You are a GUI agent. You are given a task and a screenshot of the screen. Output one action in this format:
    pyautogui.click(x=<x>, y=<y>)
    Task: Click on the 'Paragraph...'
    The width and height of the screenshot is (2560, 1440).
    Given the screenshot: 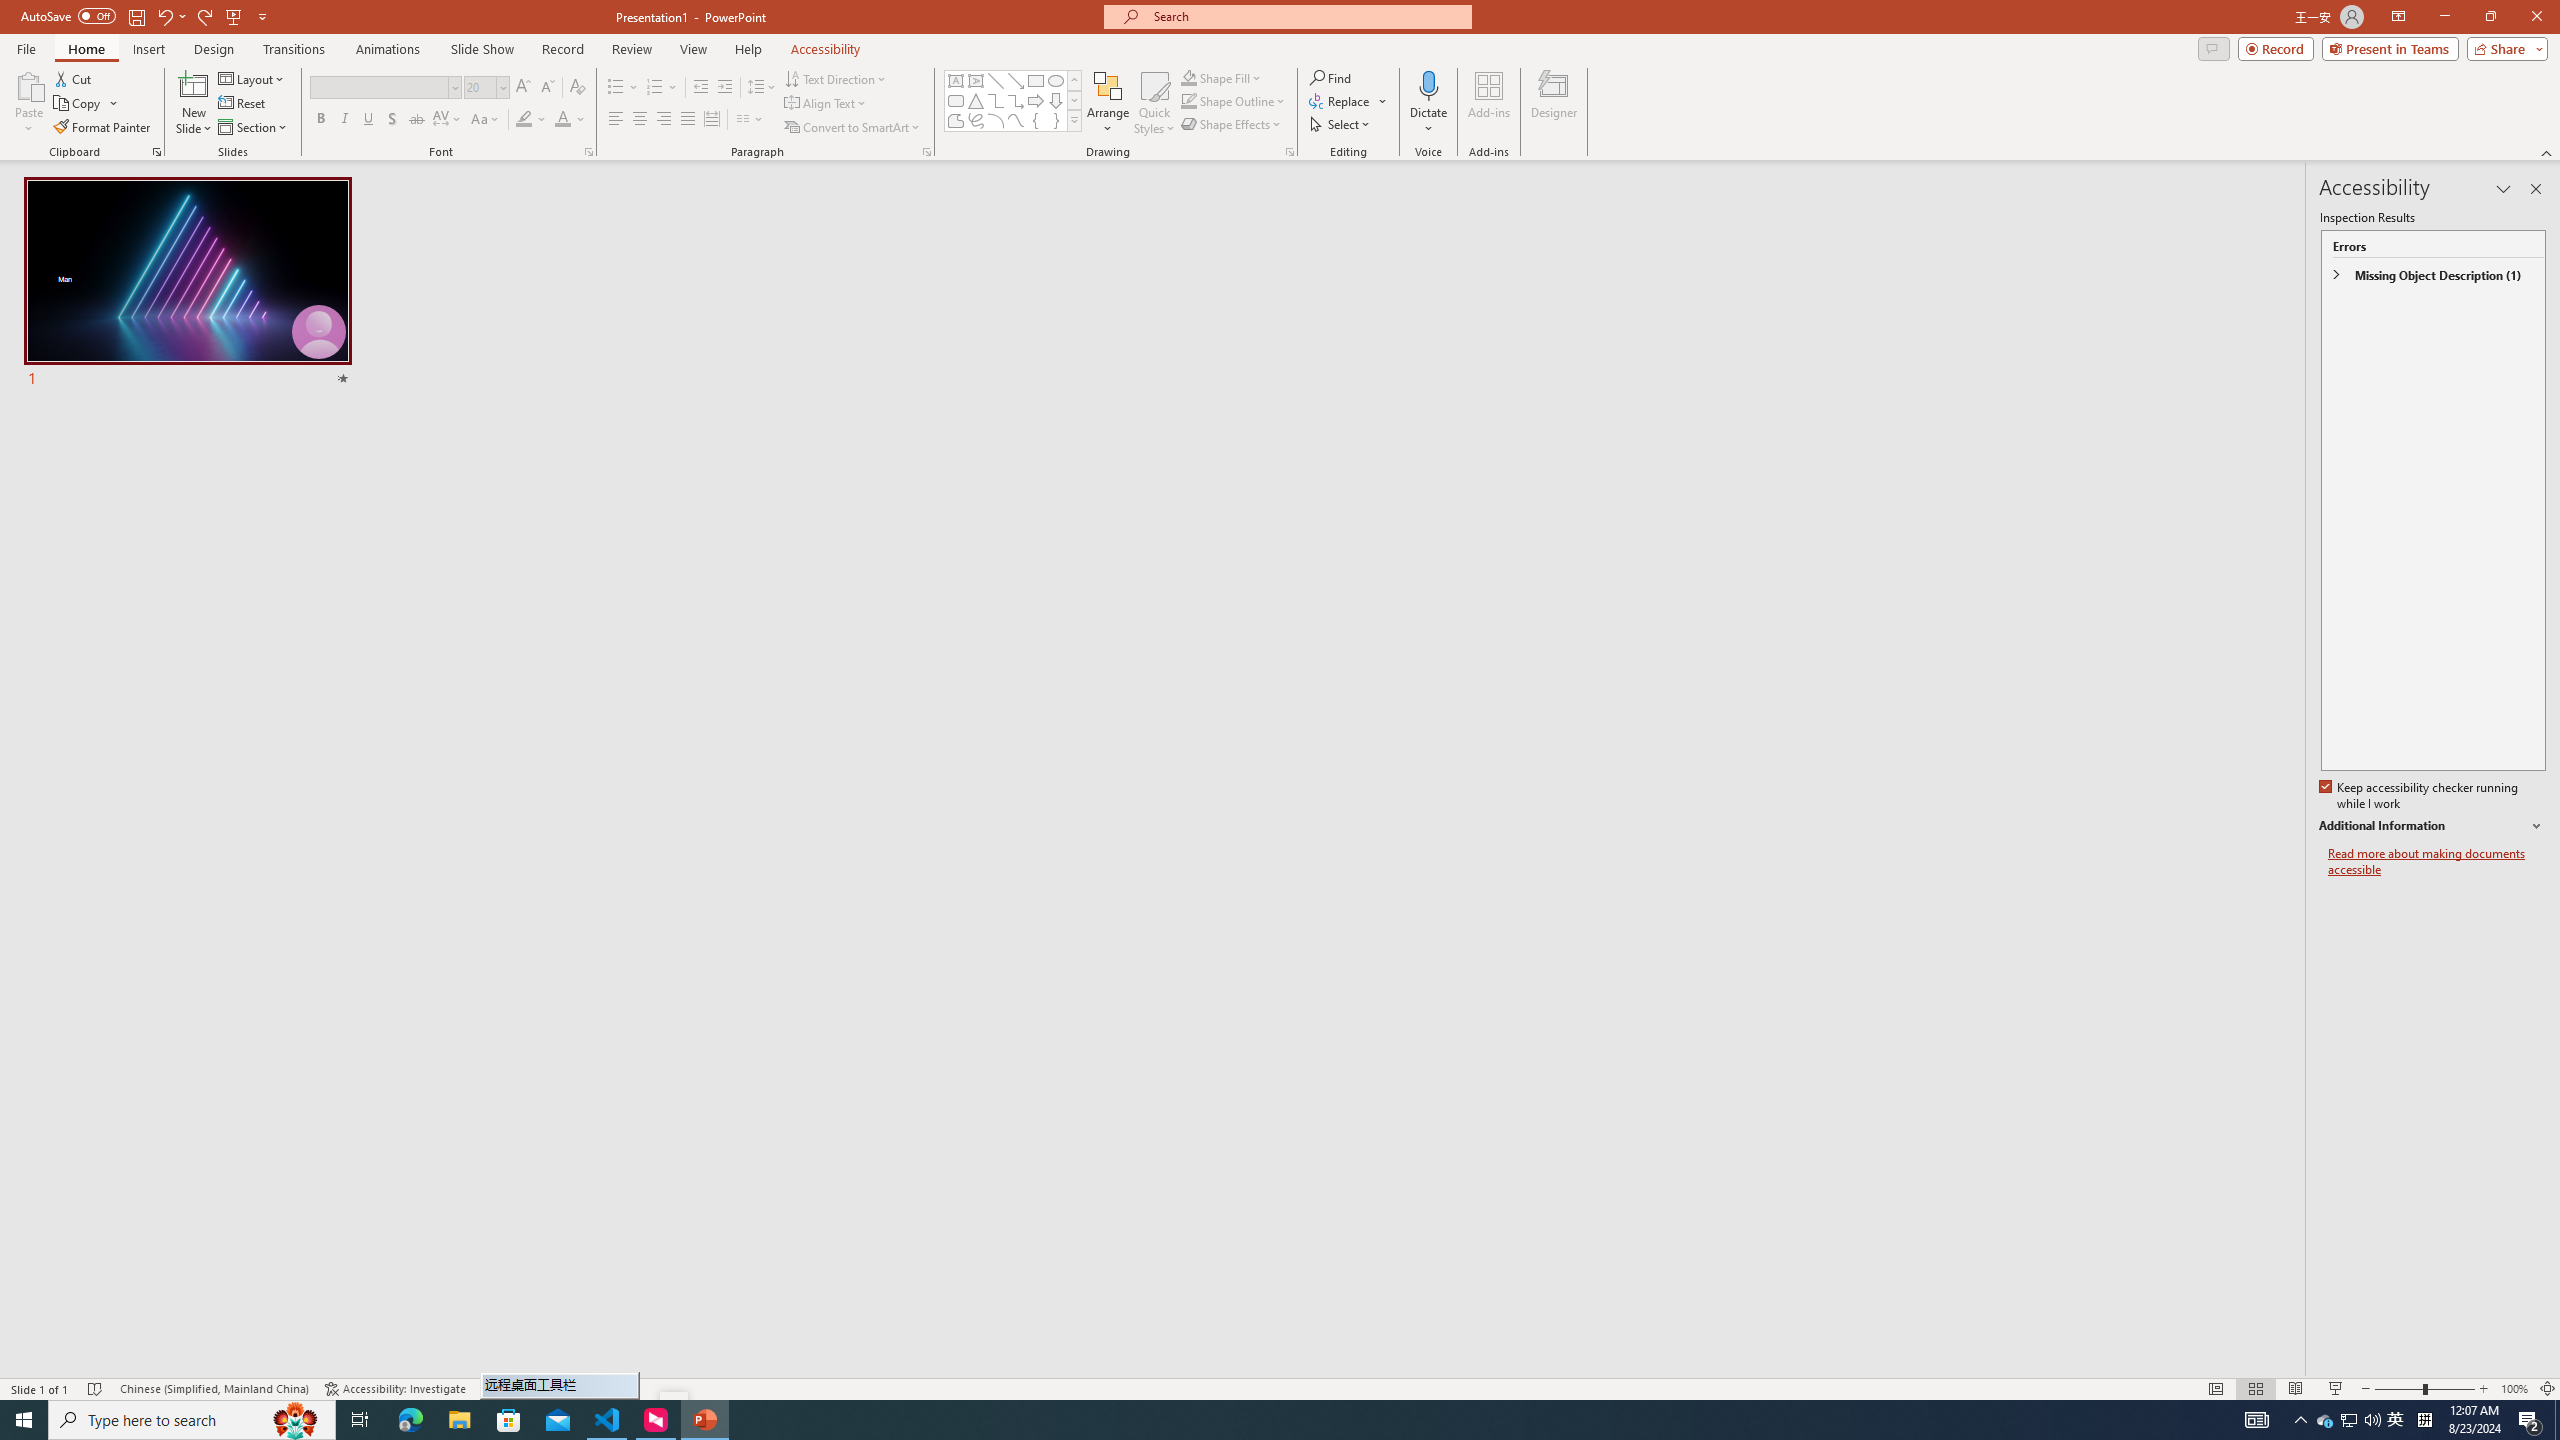 What is the action you would take?
    pyautogui.click(x=925, y=150)
    